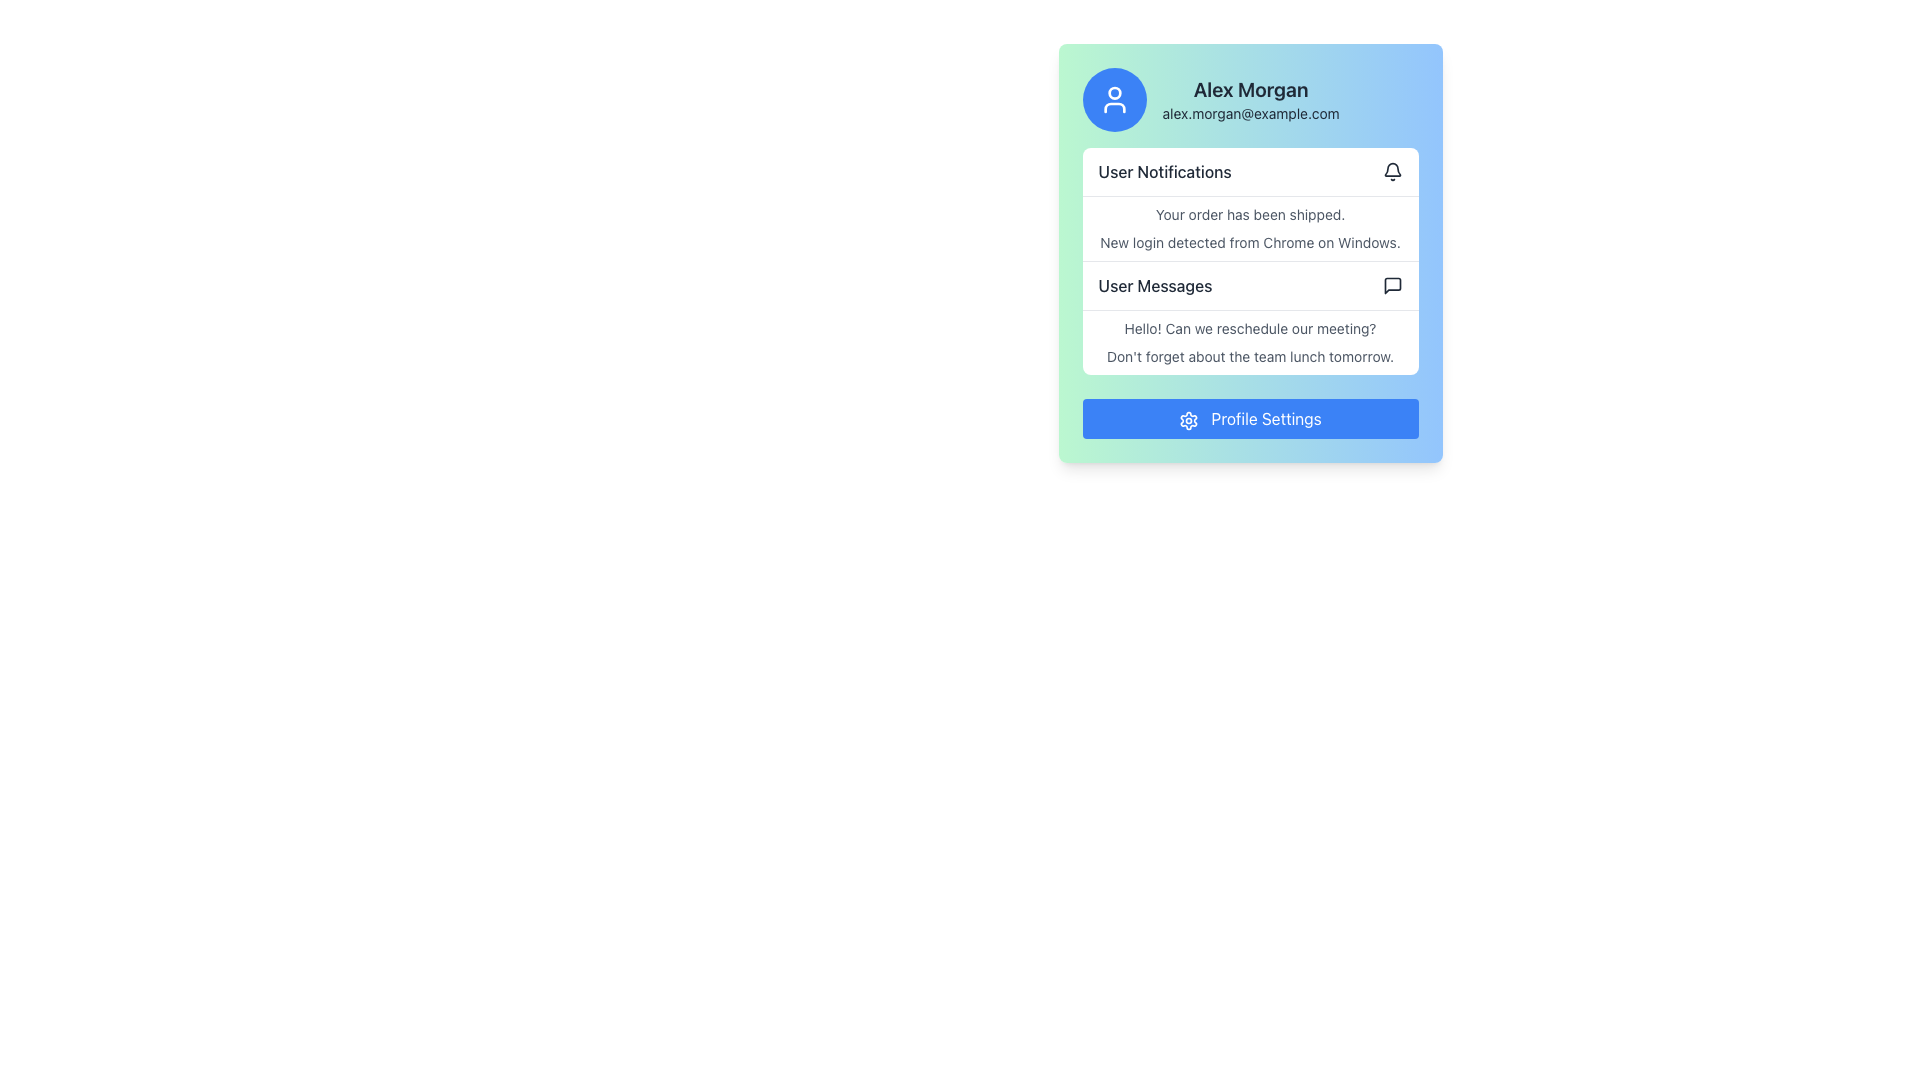 This screenshot has height=1080, width=1920. Describe the element at coordinates (1249, 215) in the screenshot. I see `the static text that reads 'Your order has been shipped.' located in the User Notifications section` at that location.